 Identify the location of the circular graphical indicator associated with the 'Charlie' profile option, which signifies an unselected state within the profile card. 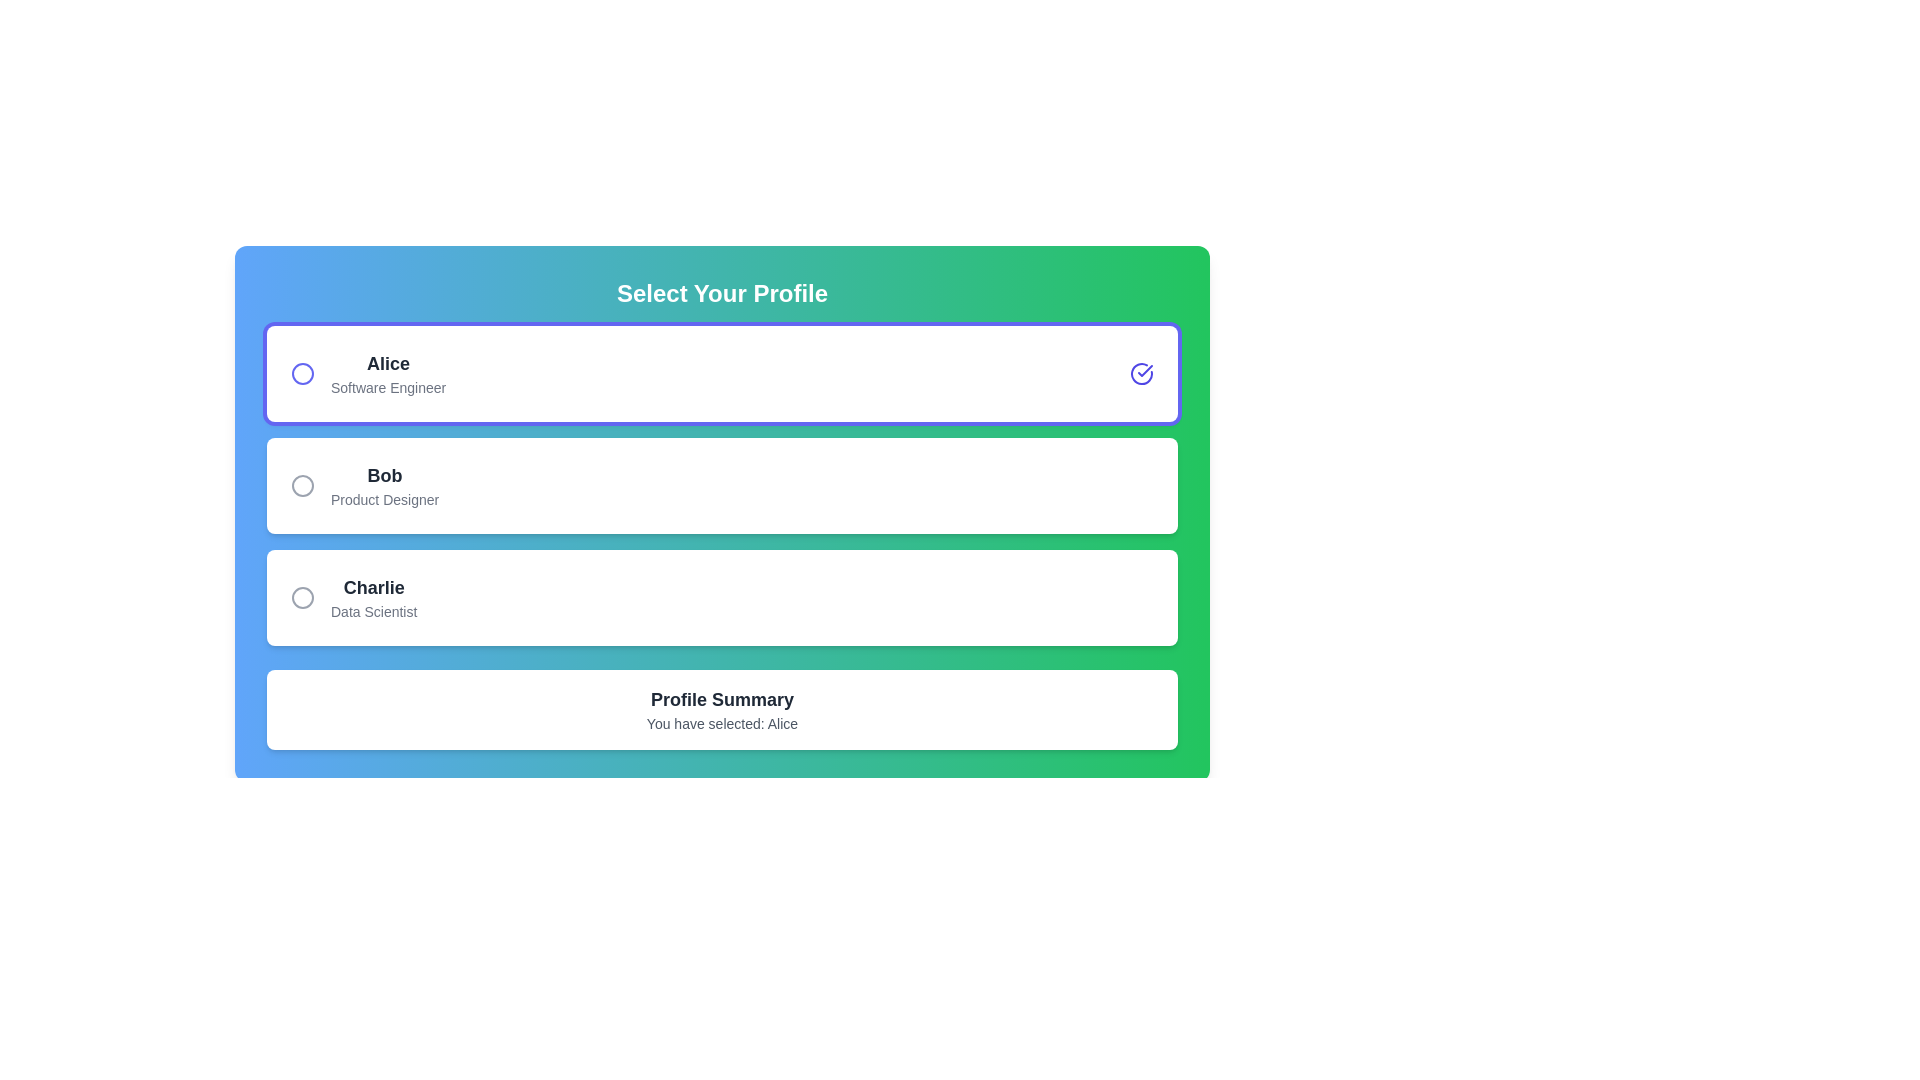
(301, 596).